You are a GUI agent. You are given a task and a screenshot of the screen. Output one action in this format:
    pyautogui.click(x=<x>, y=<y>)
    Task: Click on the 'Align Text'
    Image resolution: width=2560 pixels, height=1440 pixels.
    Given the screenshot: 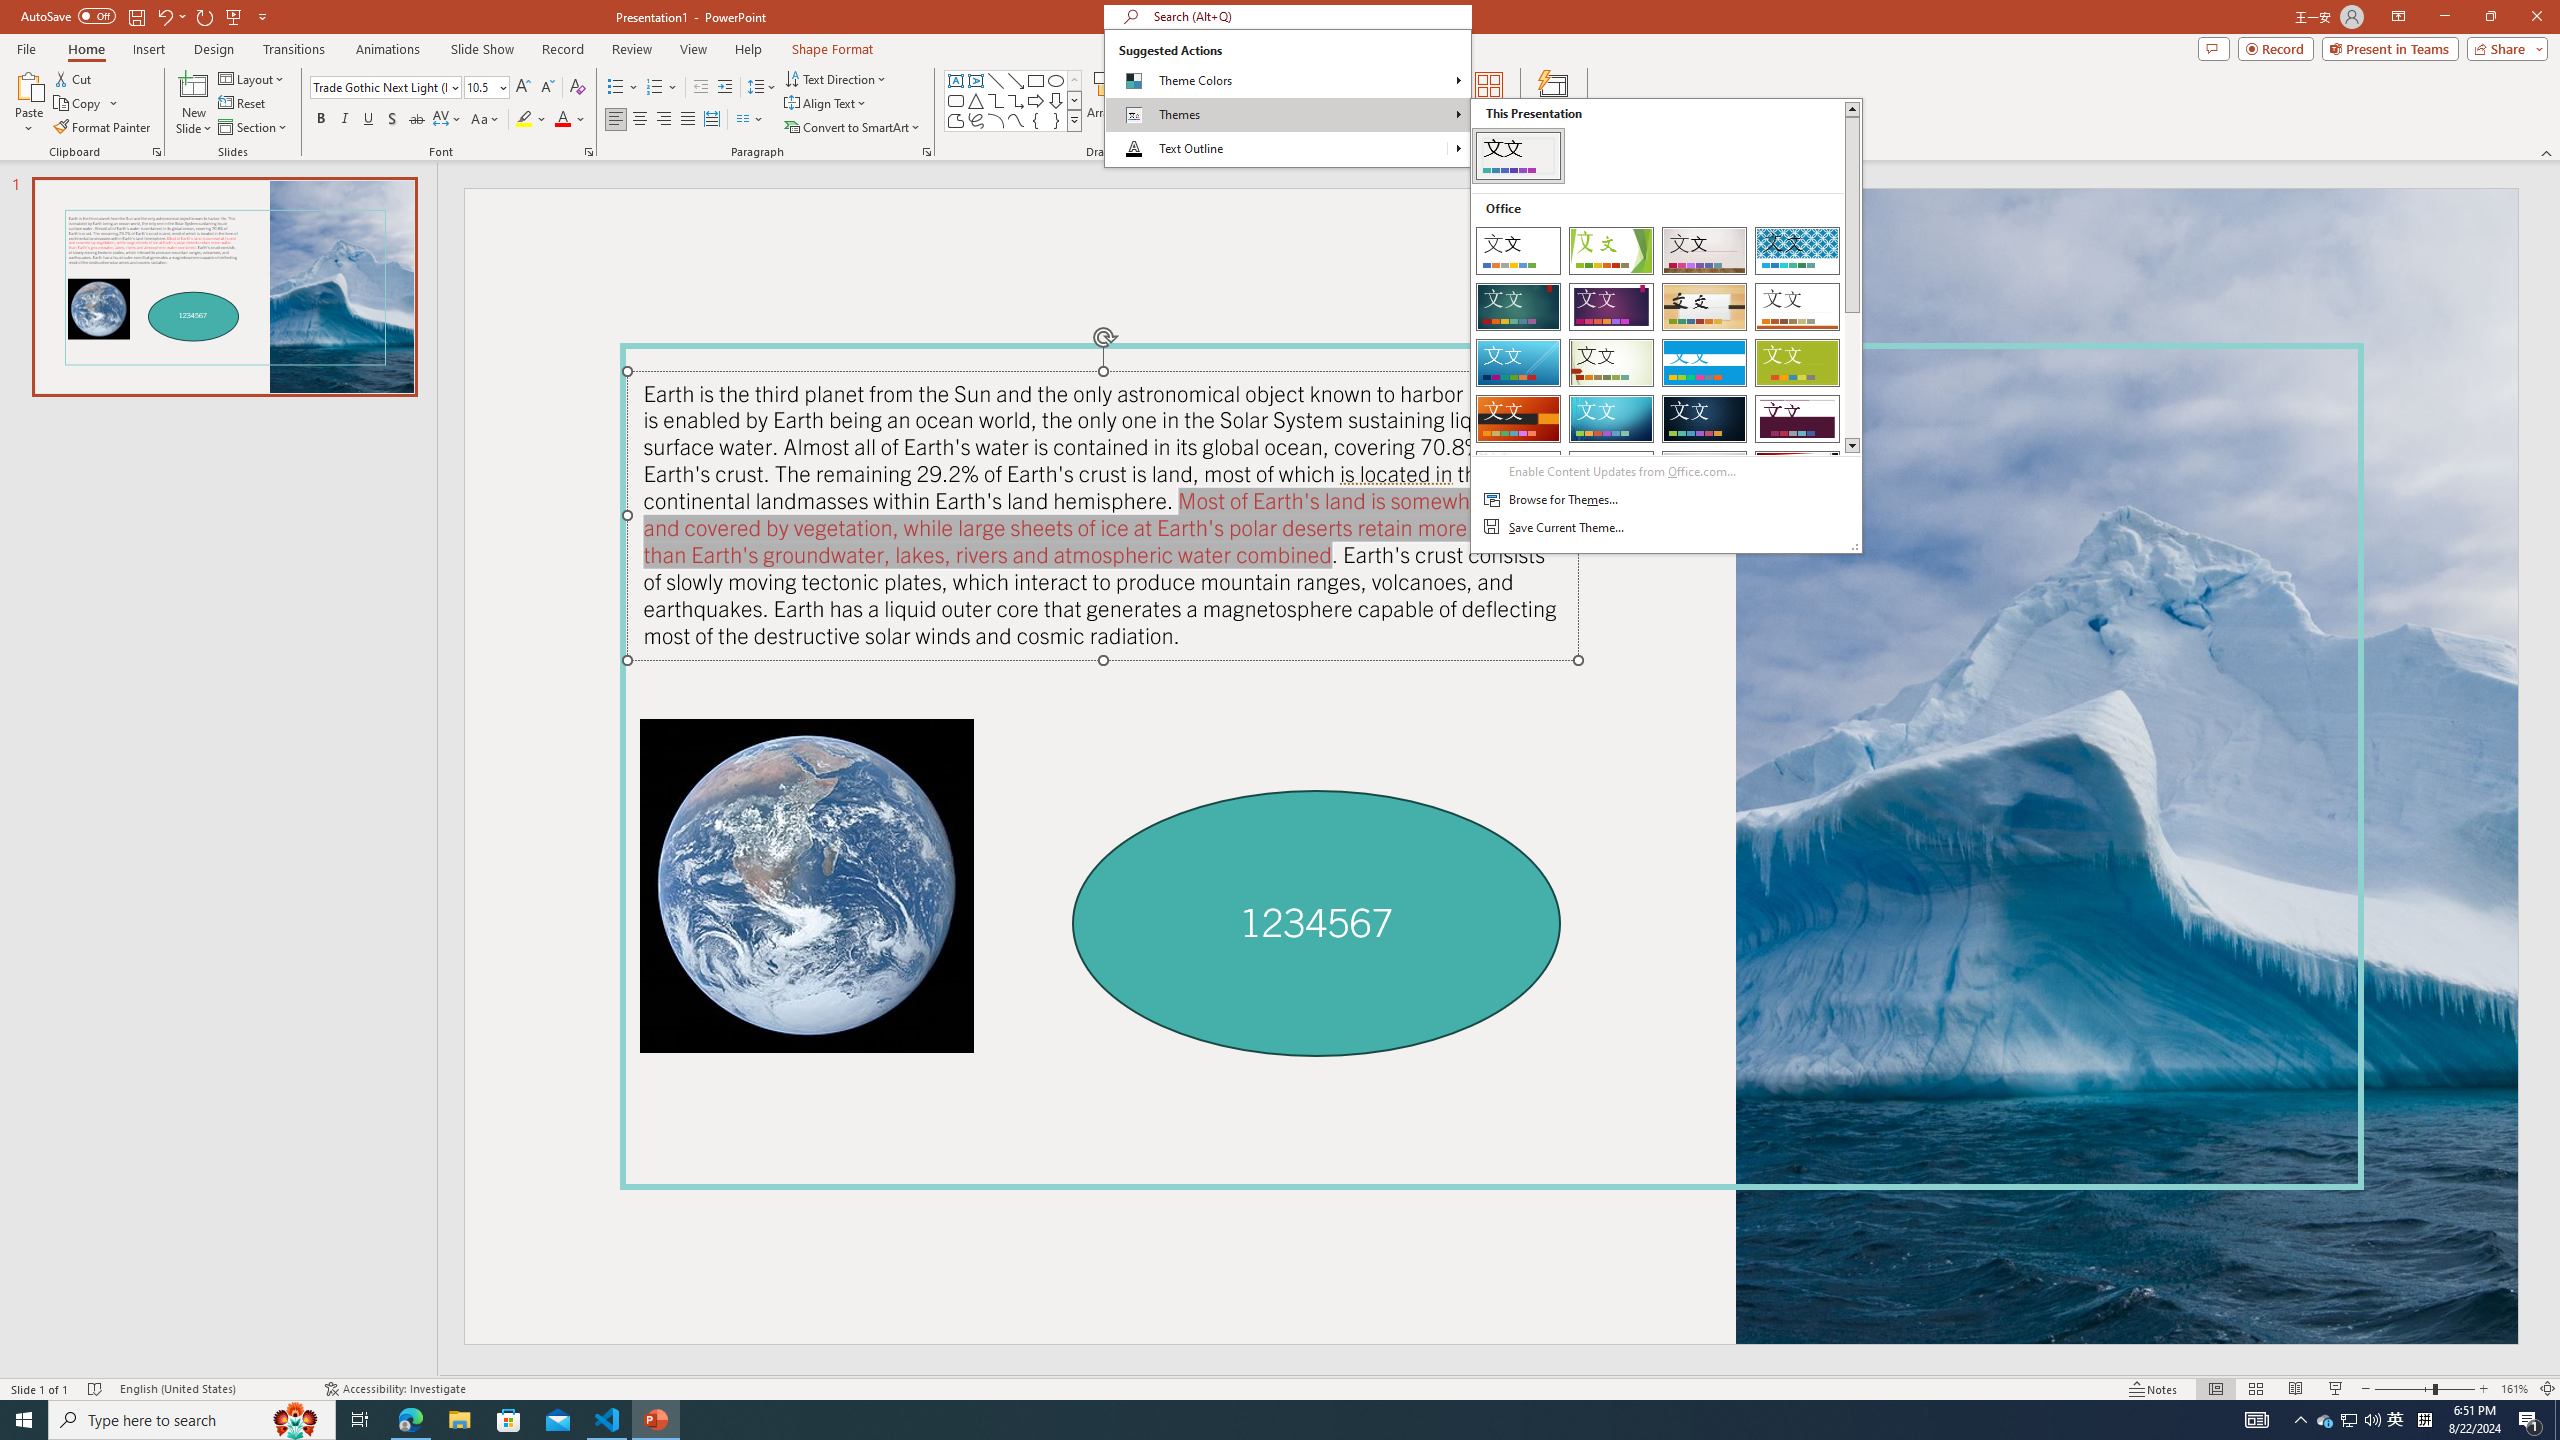 What is the action you would take?
    pyautogui.click(x=826, y=103)
    